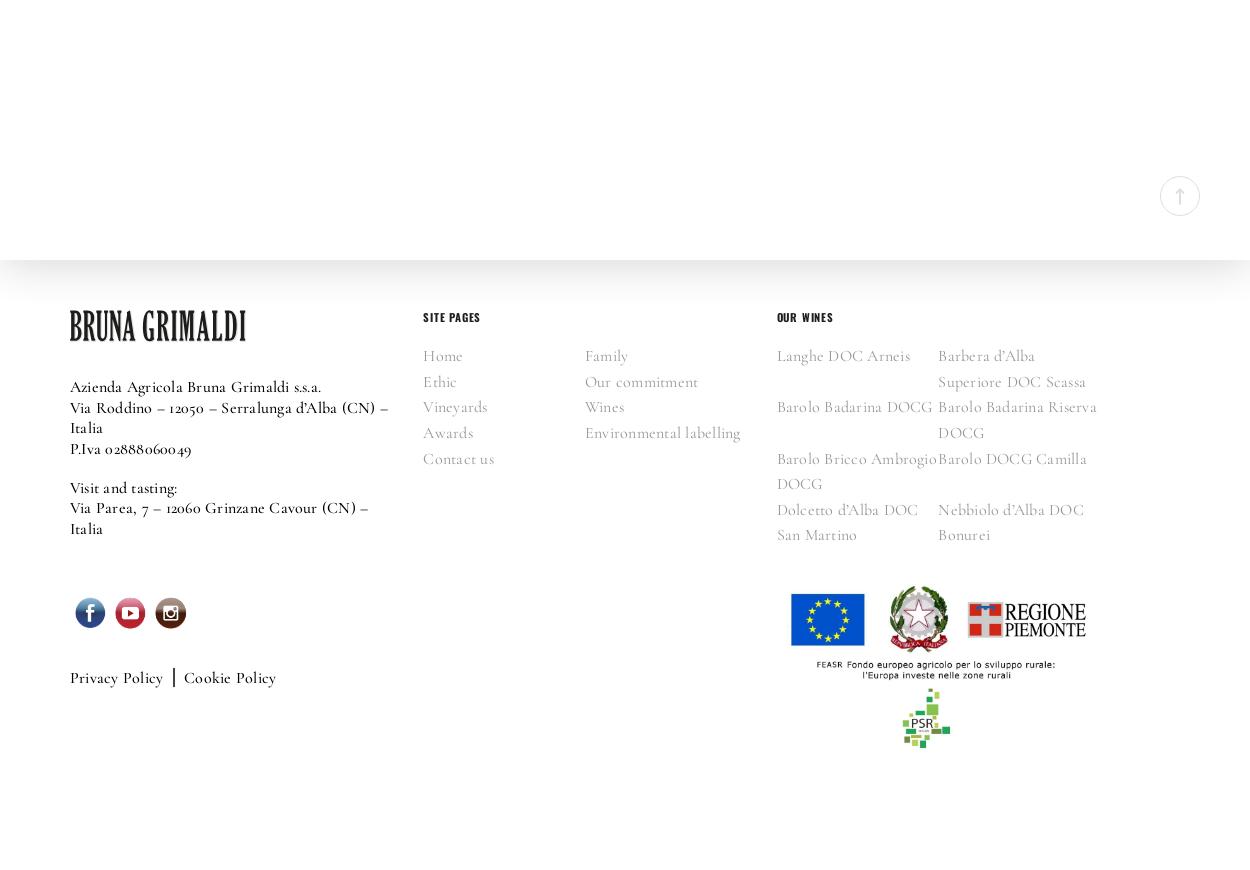 The width and height of the screenshot is (1250, 870). Describe the element at coordinates (450, 317) in the screenshot. I see `'SITE PAGES'` at that location.